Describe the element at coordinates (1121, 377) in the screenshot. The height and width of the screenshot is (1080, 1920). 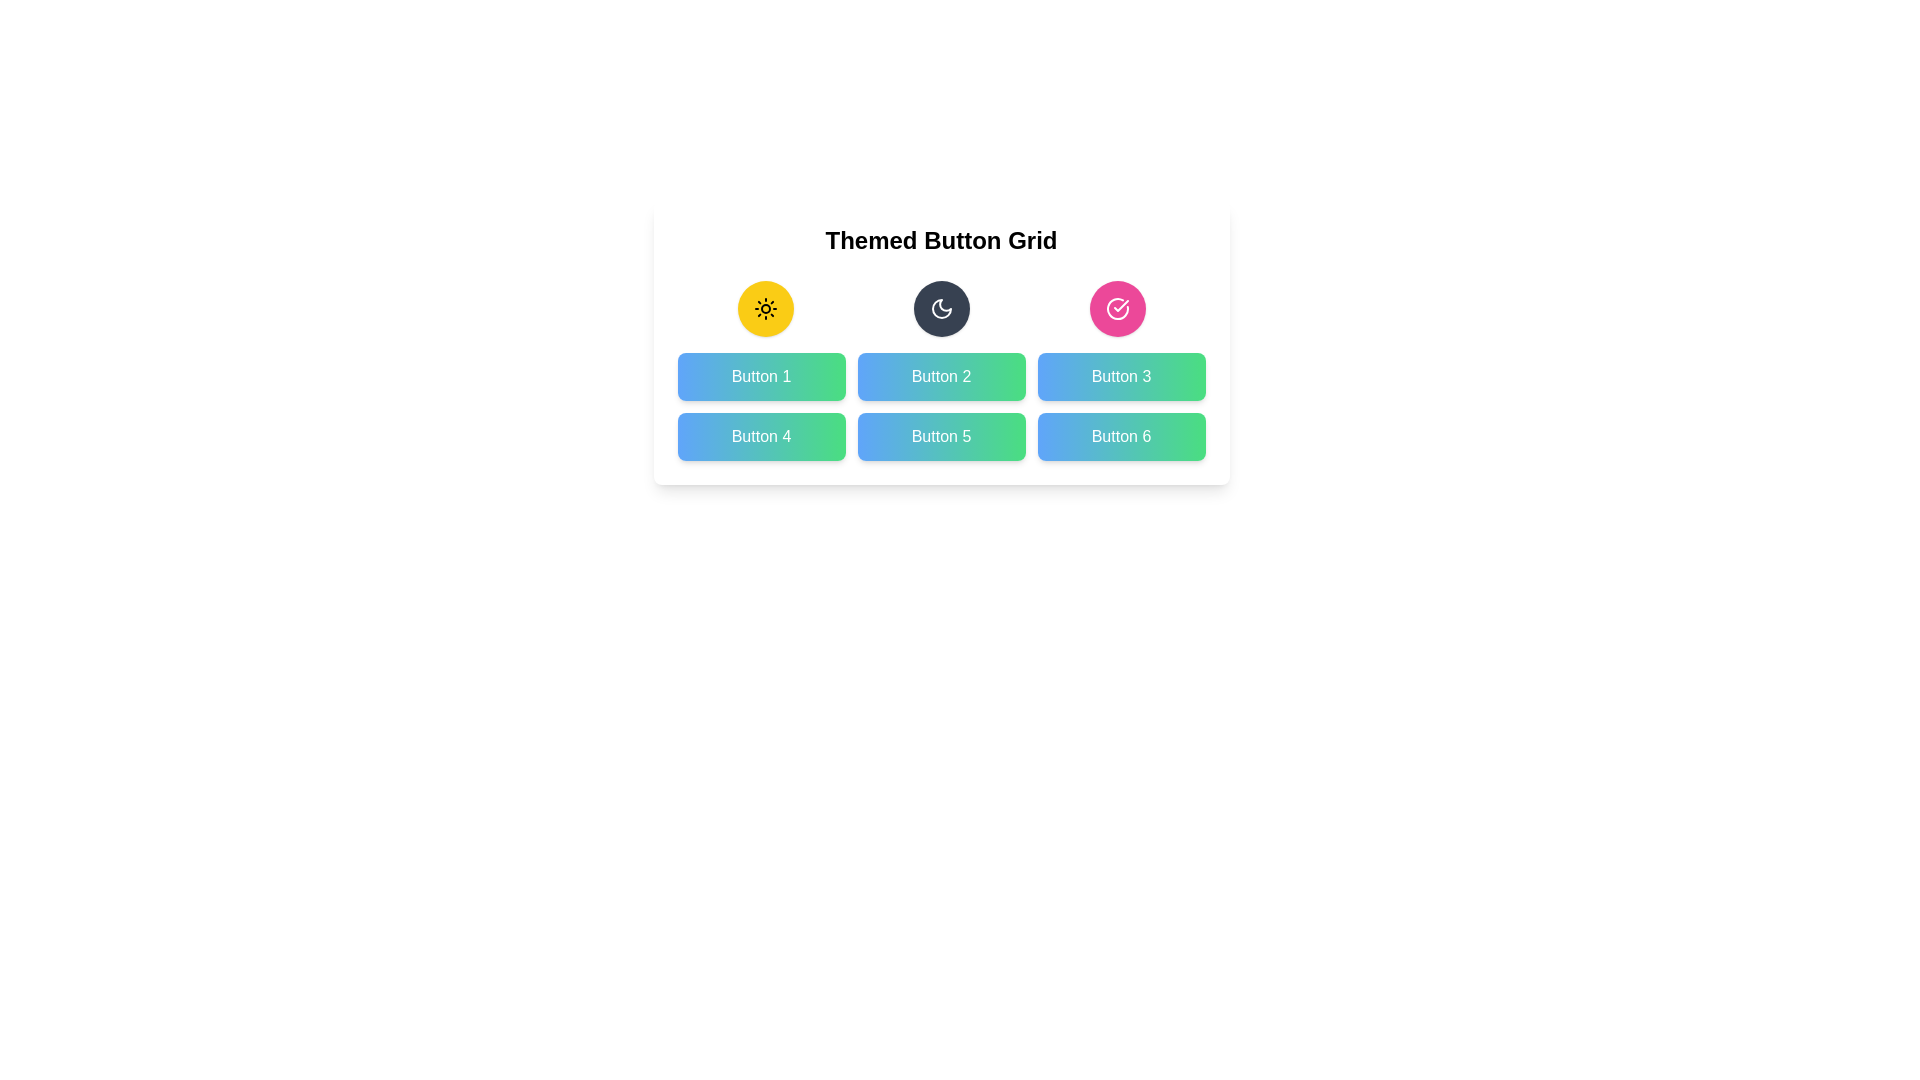
I see `the interactive button located in the first row and third column of the grid layout to observe the hover effect` at that location.